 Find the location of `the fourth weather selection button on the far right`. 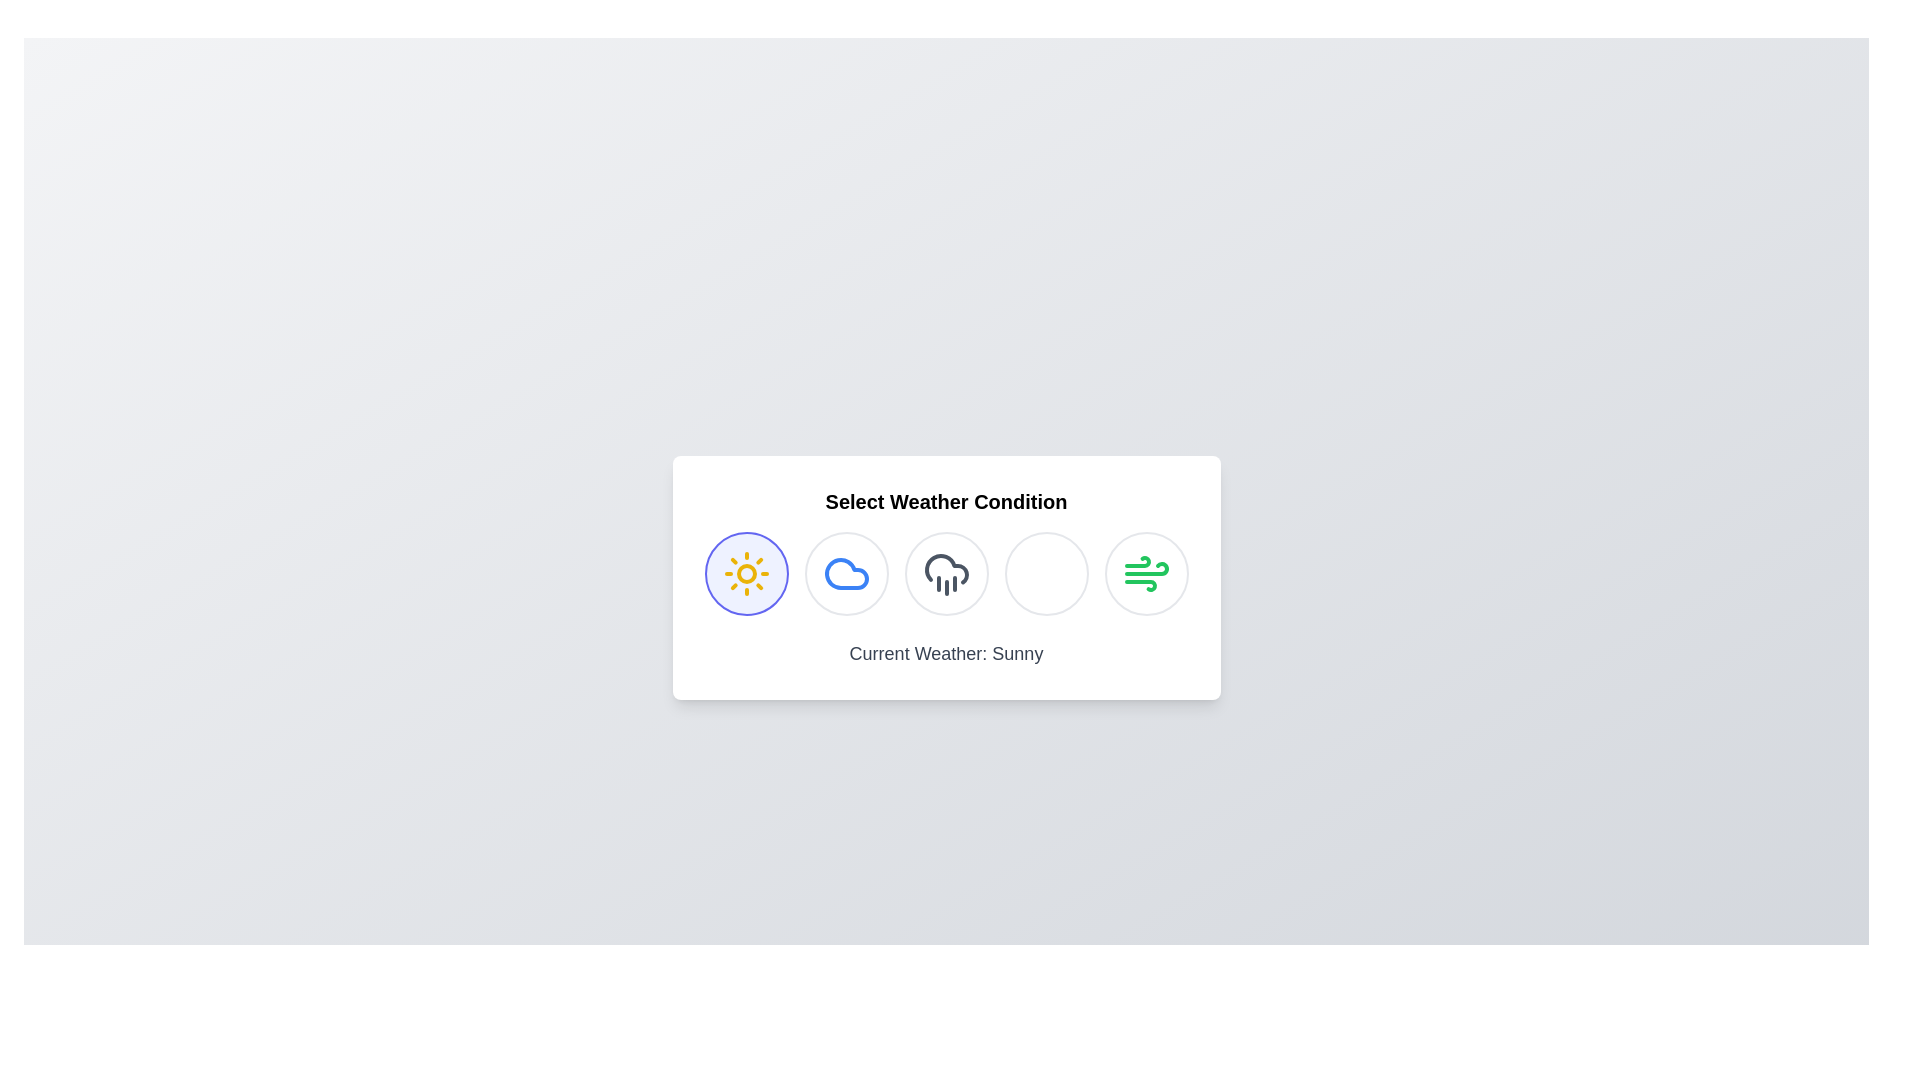

the fourth weather selection button on the far right is located at coordinates (1146, 574).